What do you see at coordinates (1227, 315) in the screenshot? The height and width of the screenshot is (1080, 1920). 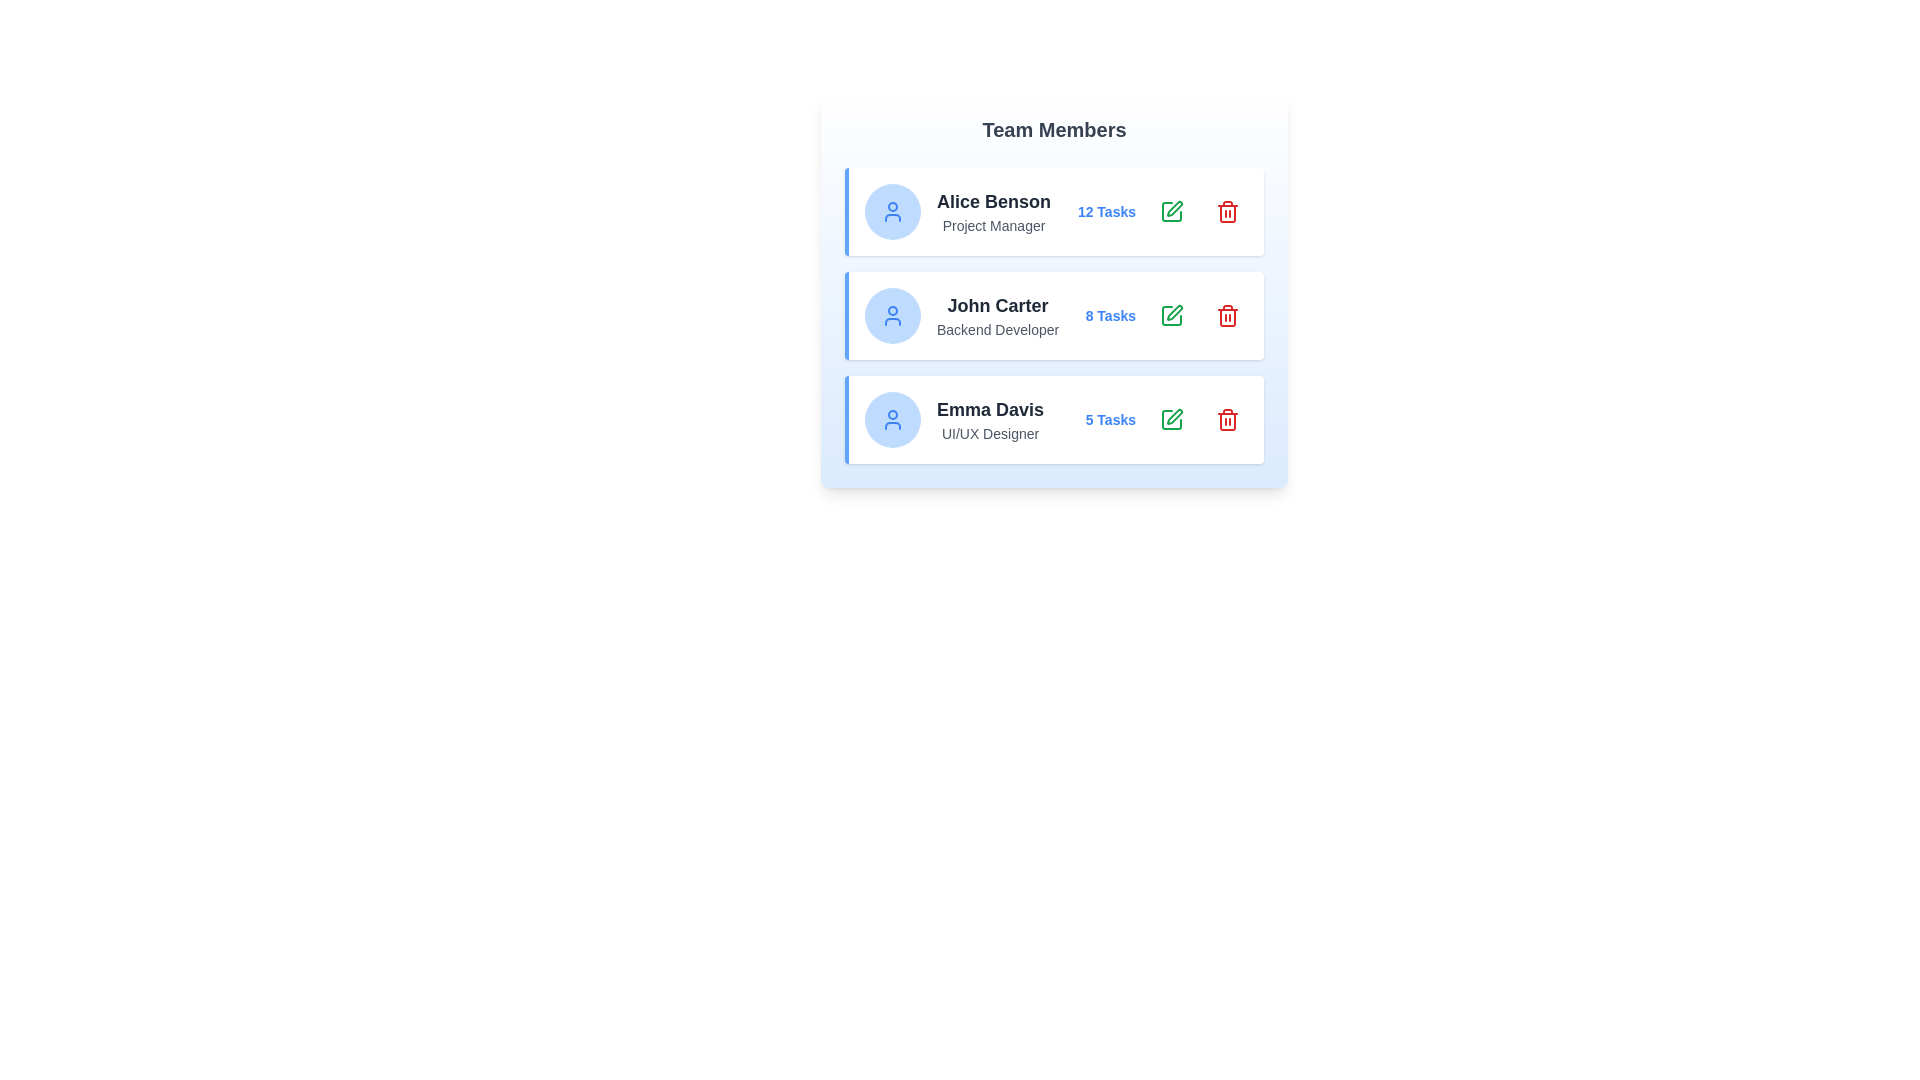 I see `the 'Remove' button for the team member identified by John Carter` at bounding box center [1227, 315].